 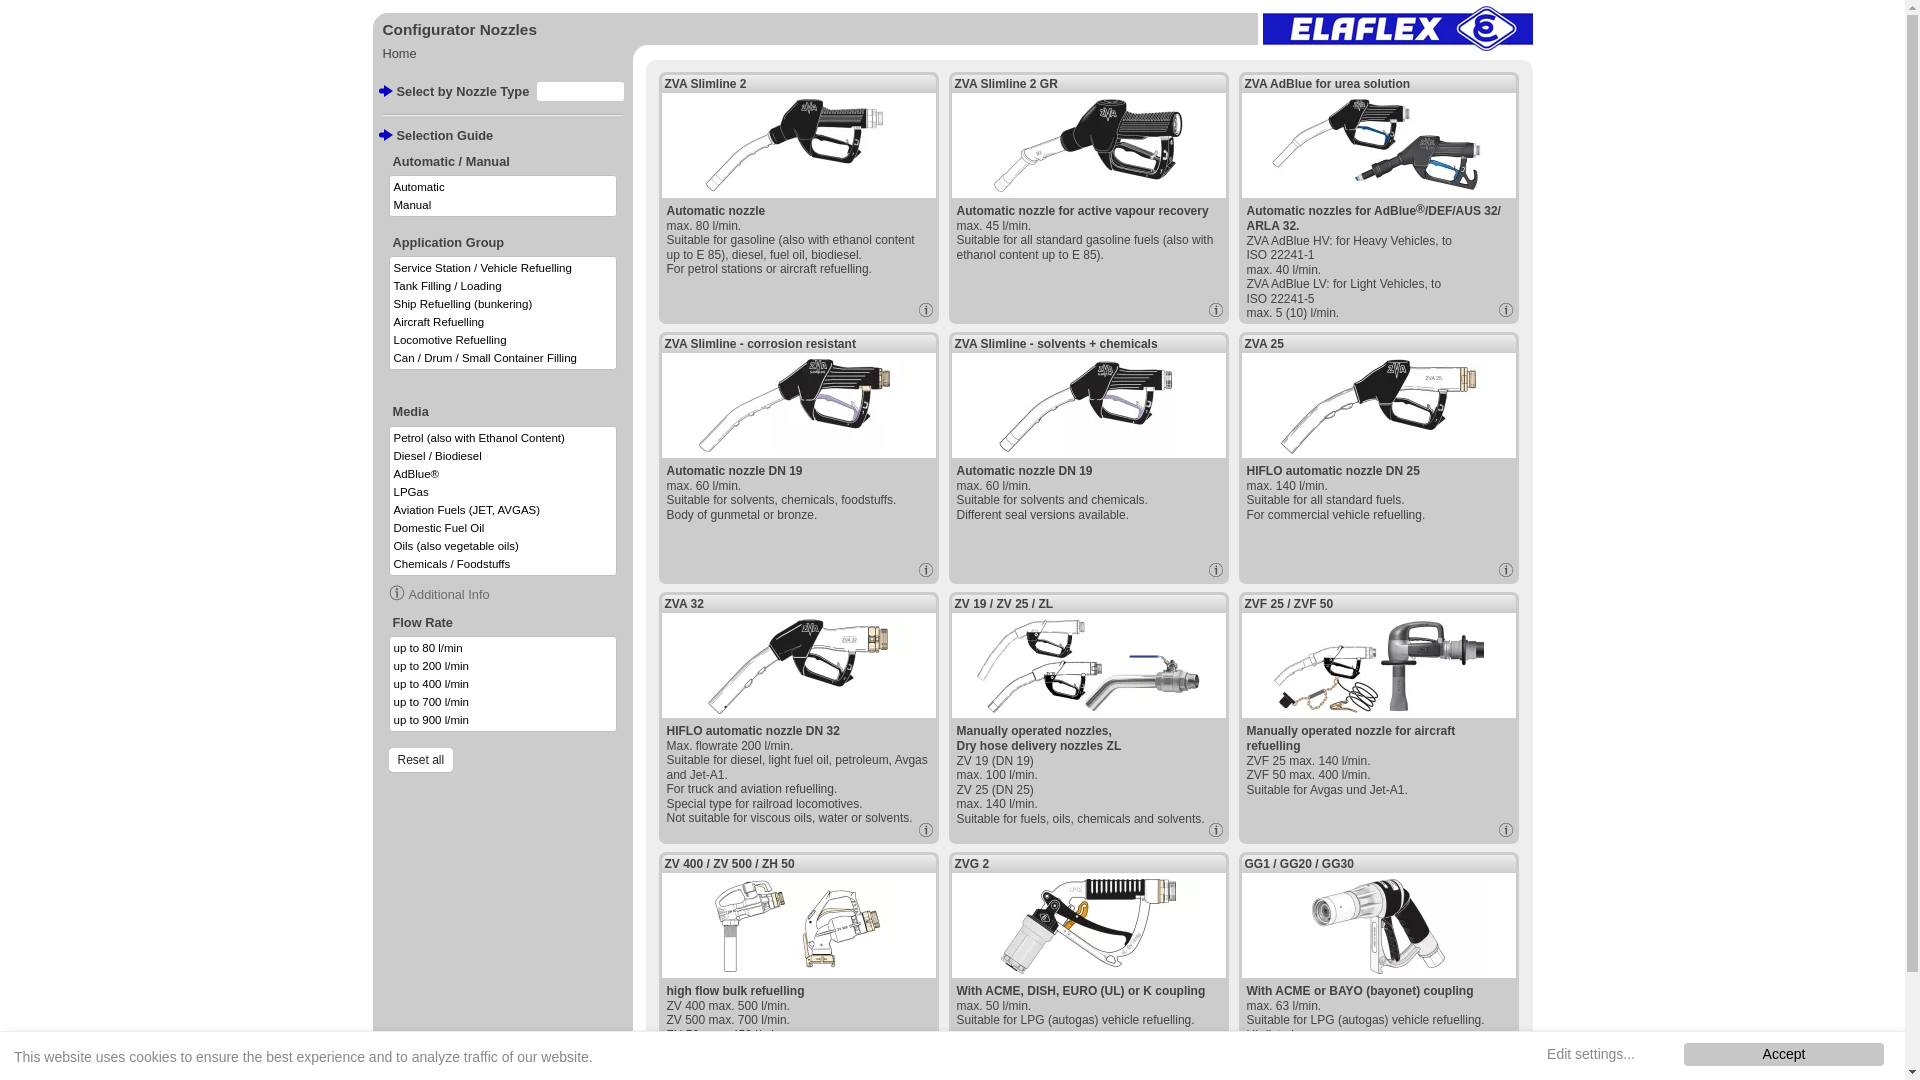 What do you see at coordinates (503, 266) in the screenshot?
I see `'Service Station / Vehicle Refuelling'` at bounding box center [503, 266].